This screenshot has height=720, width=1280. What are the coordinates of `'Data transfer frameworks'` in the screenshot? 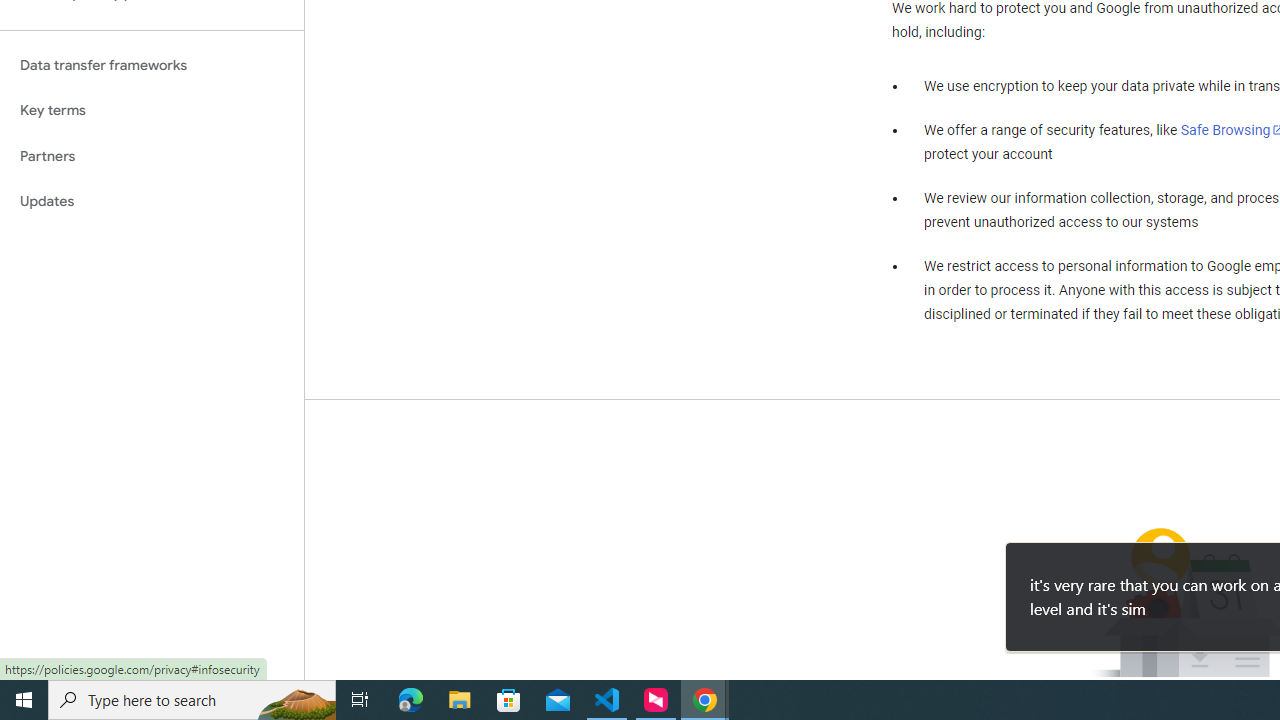 It's located at (151, 64).